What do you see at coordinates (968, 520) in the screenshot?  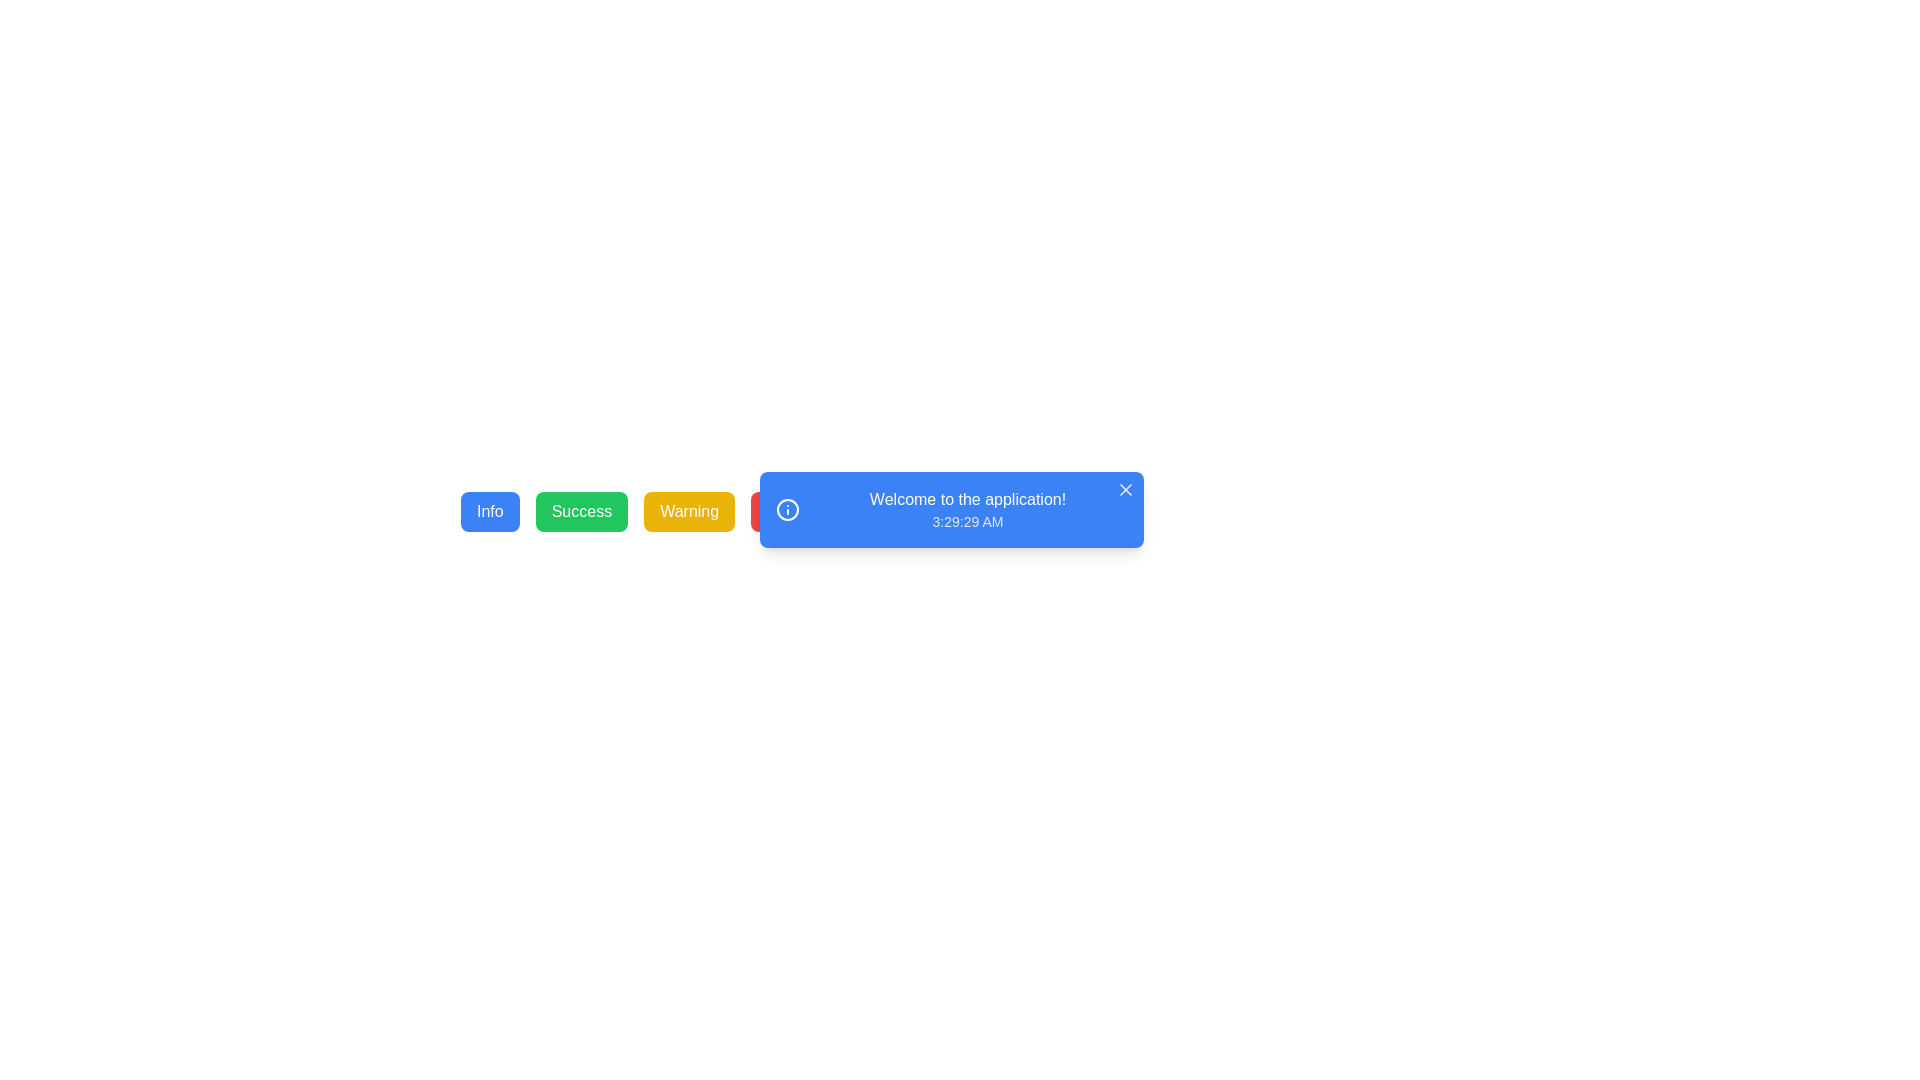 I see `displayed time from the Text label located within the notification component below the title 'Welcome to the application!'` at bounding box center [968, 520].